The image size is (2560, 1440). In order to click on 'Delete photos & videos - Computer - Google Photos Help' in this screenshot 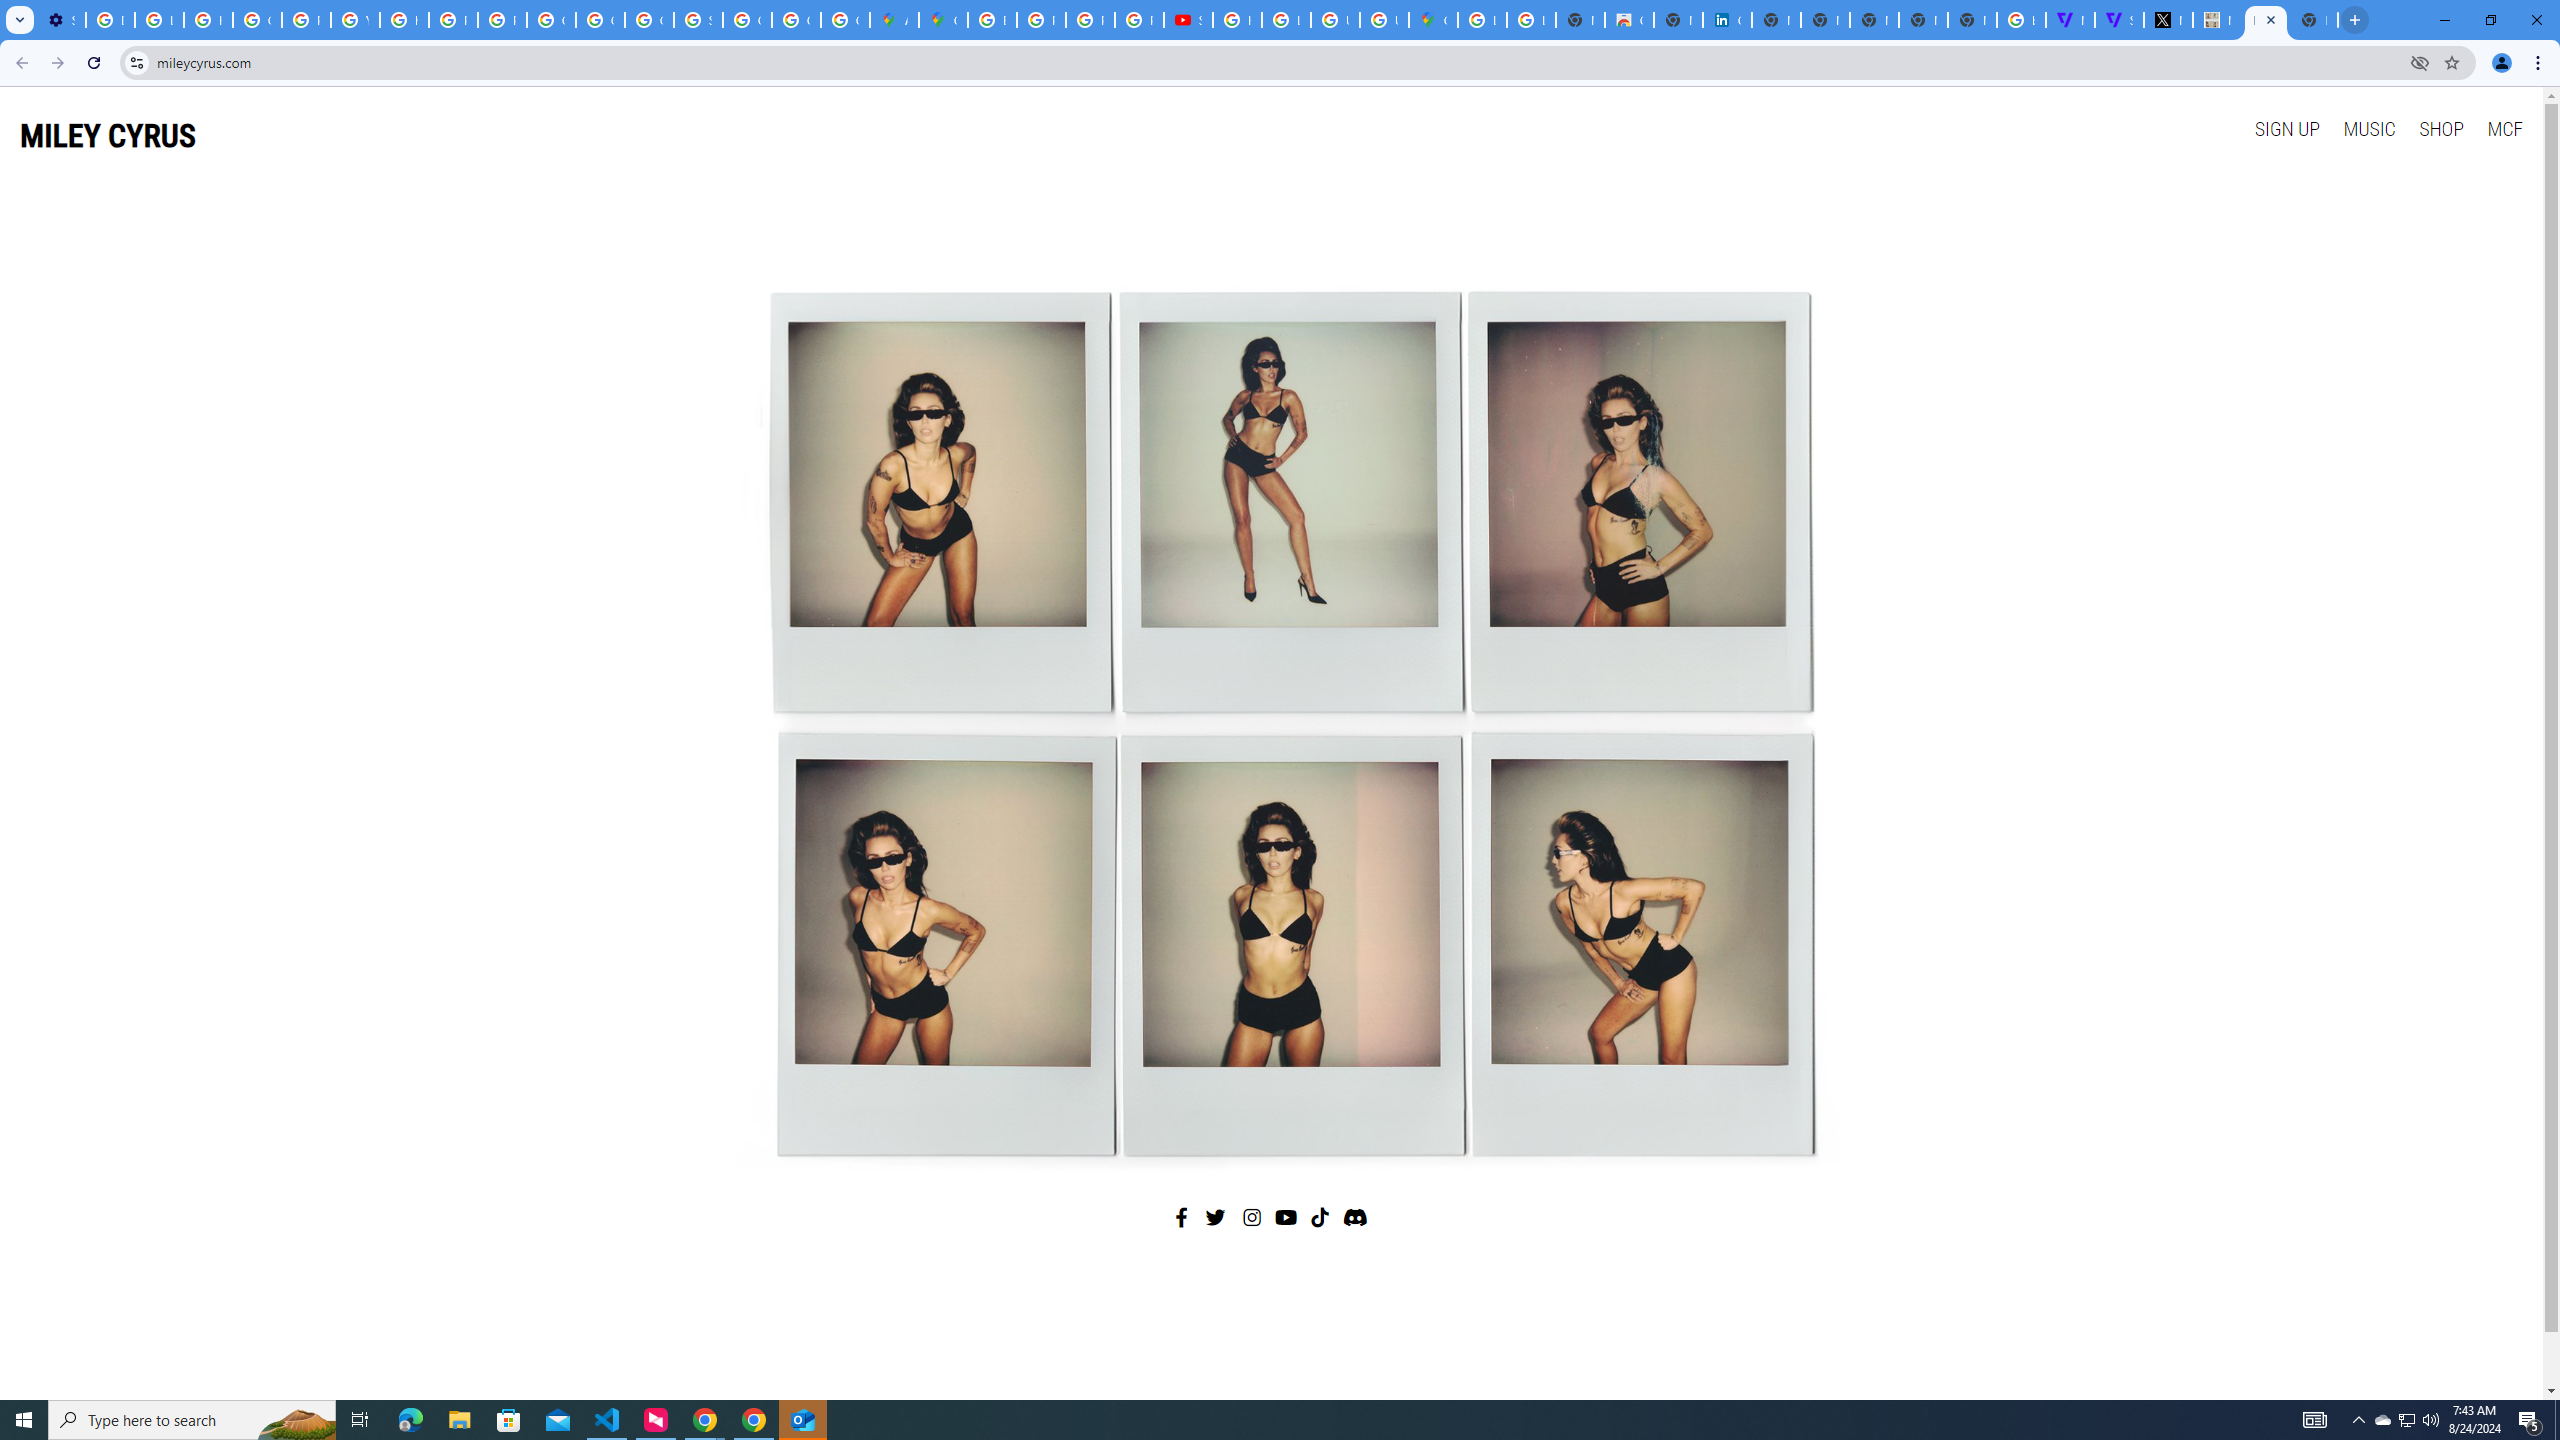, I will do `click(110, 19)`.